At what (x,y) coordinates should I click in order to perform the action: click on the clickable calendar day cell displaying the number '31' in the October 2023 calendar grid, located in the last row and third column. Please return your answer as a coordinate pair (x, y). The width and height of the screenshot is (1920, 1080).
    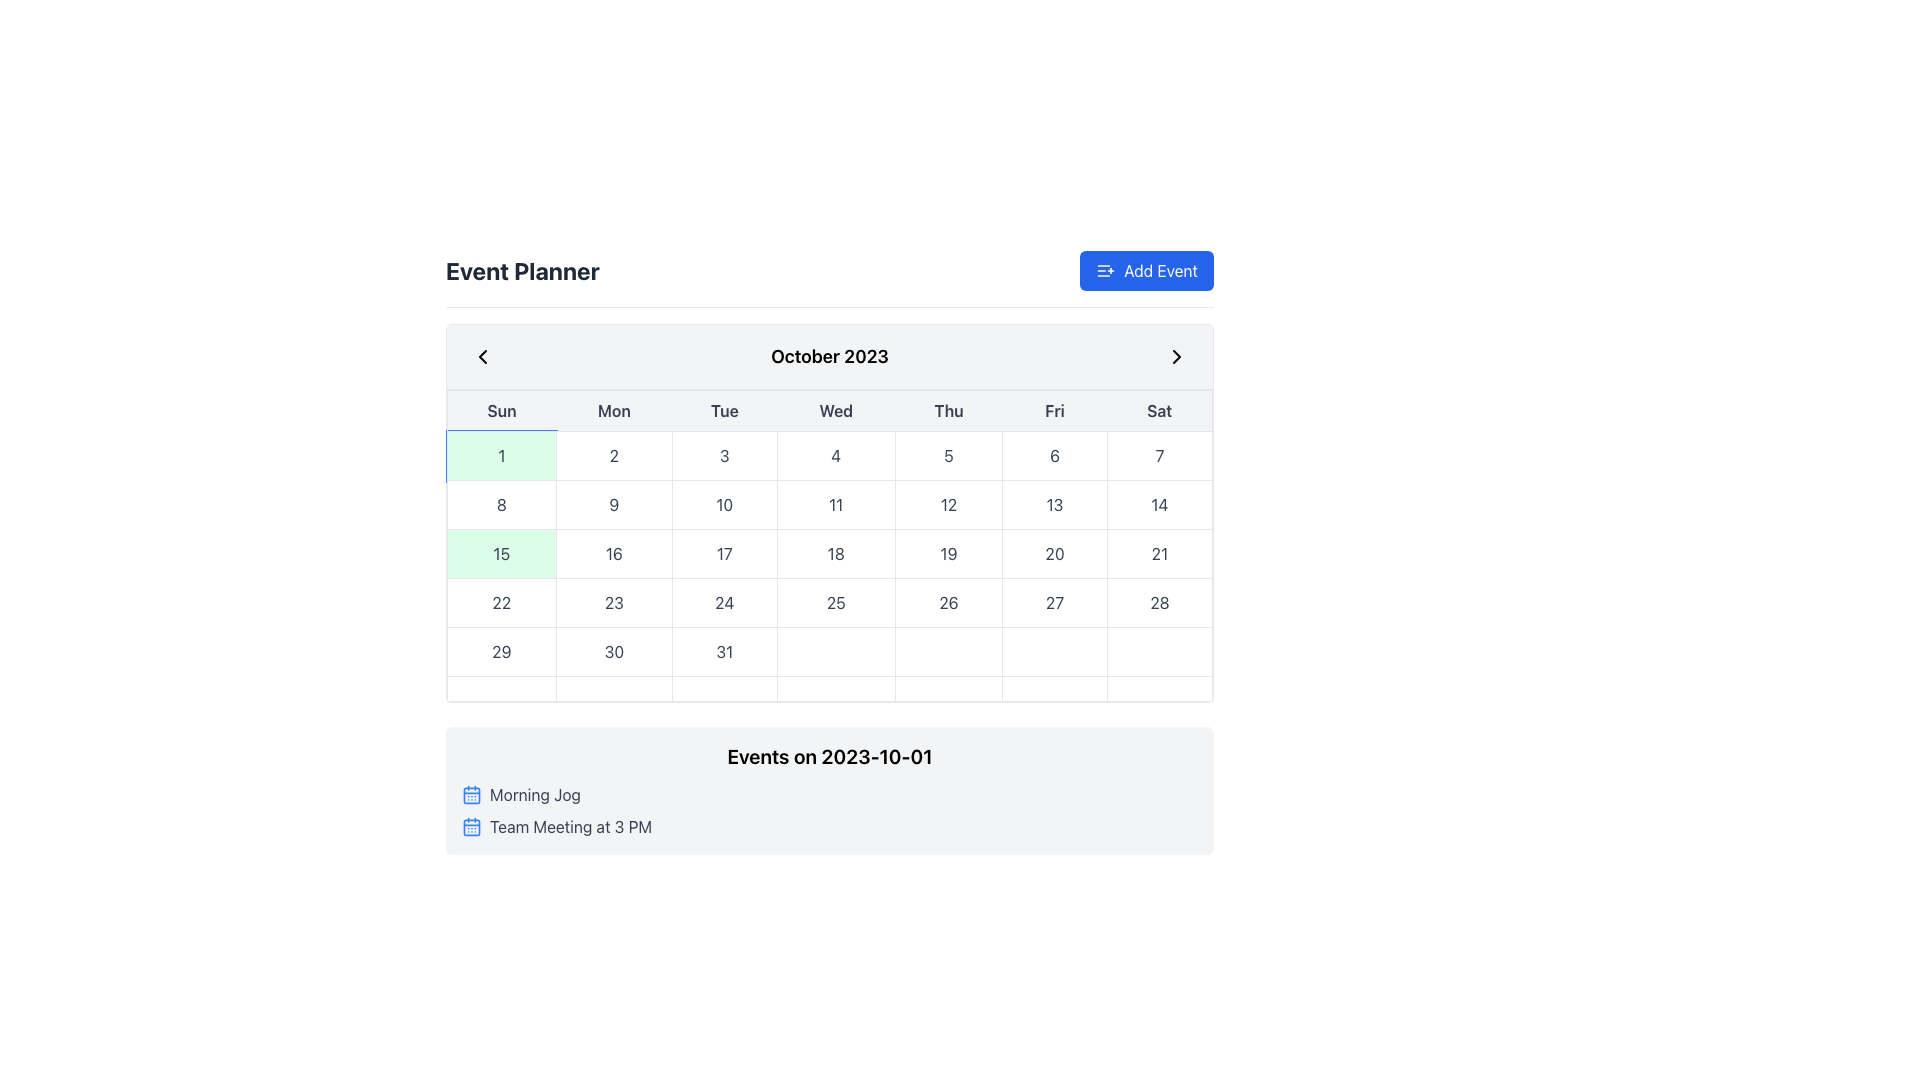
    Looking at the image, I should click on (723, 651).